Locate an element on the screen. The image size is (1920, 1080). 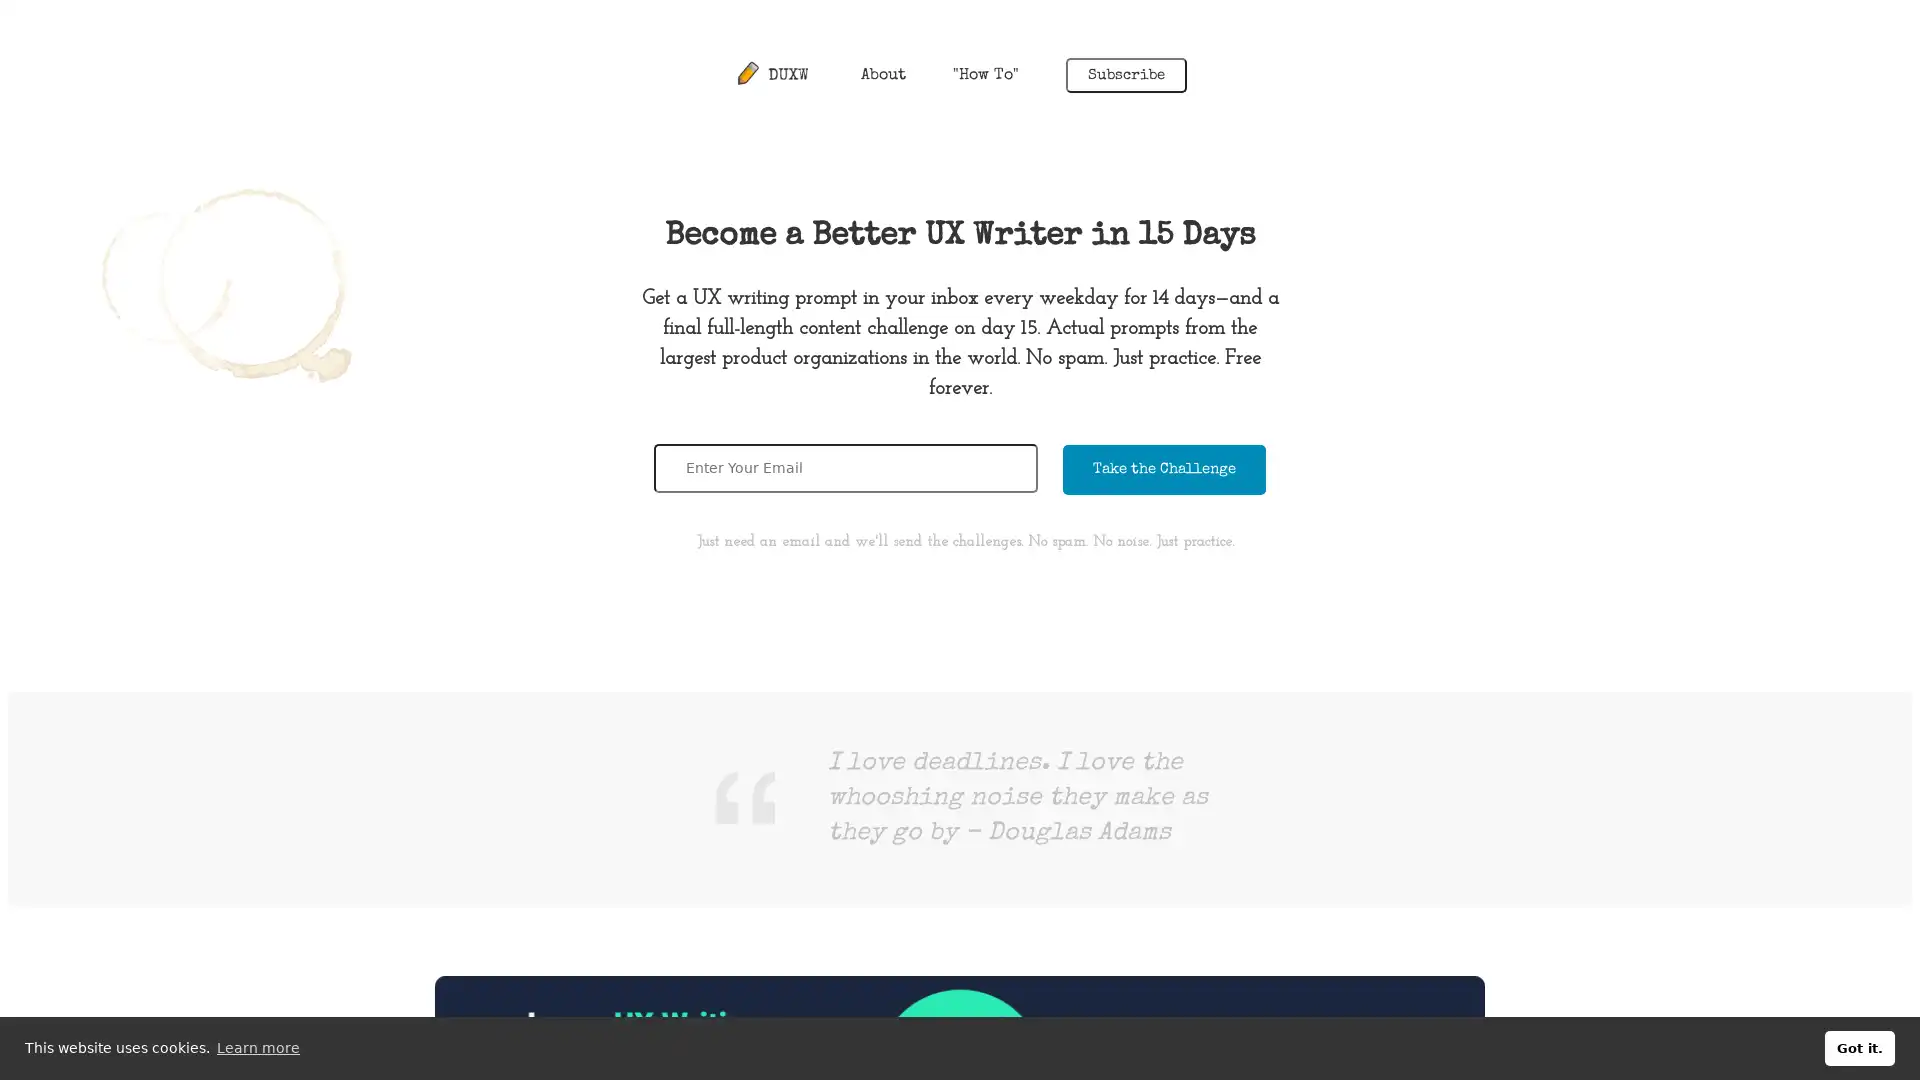
Subscribe is located at coordinates (1125, 74).